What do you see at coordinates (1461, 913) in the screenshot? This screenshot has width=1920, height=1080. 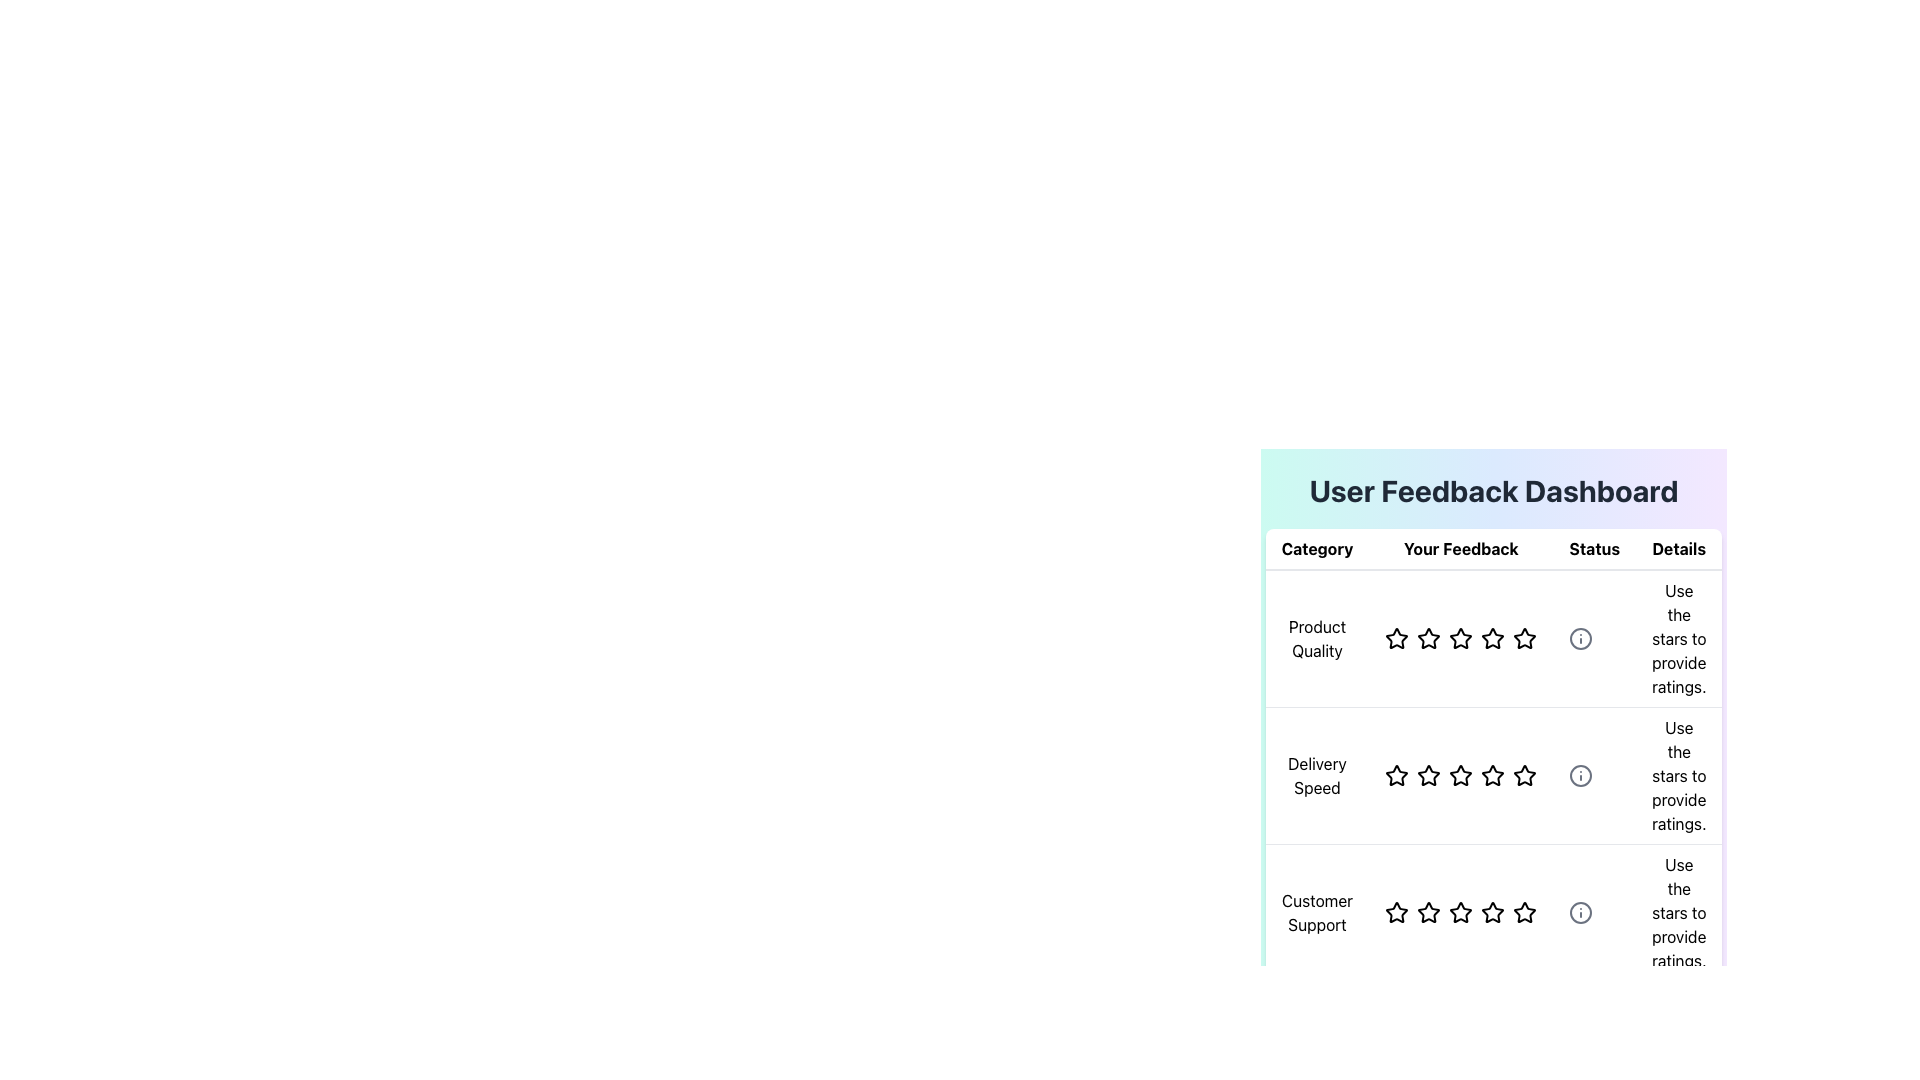 I see `the third star icon for the 'Customer Support' rating under the 'Your Feedback' section to set a rating` at bounding box center [1461, 913].